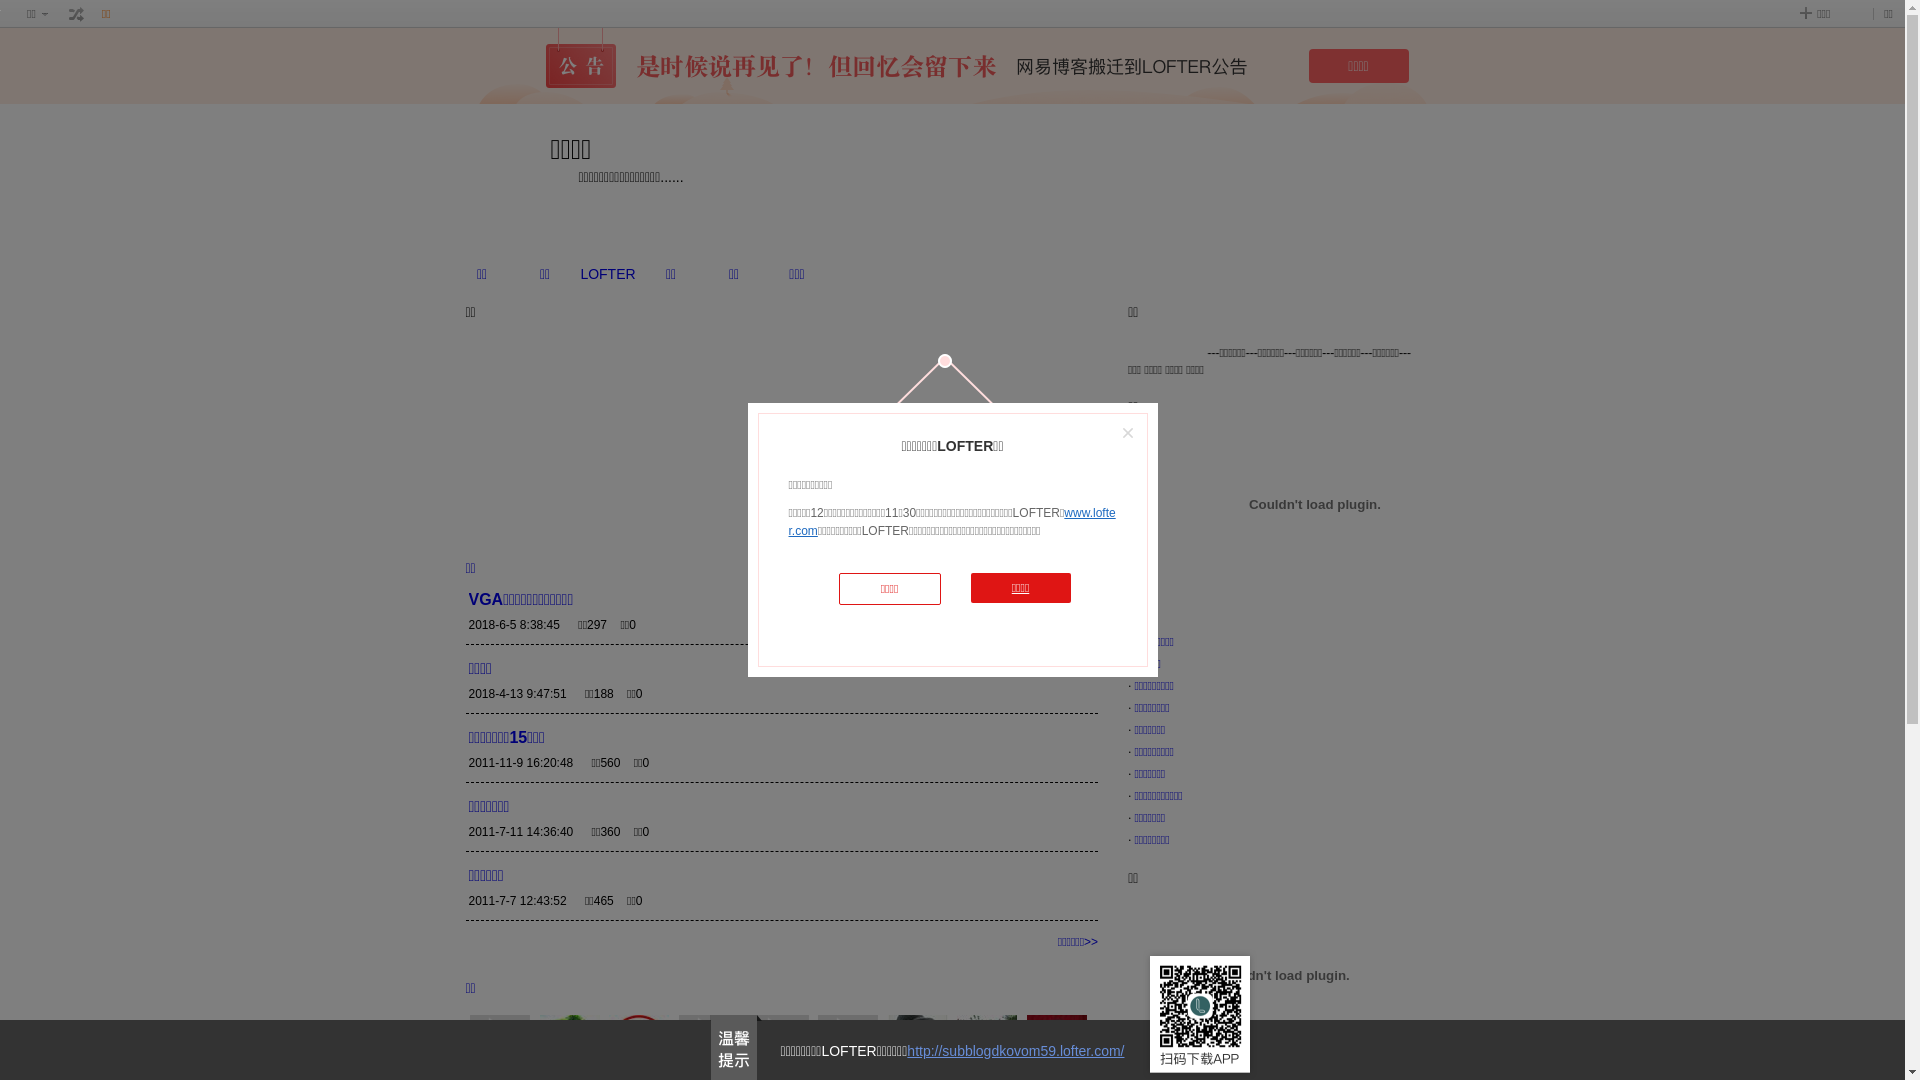 This screenshot has width=1920, height=1080. Describe the element at coordinates (76, 14) in the screenshot. I see `' '` at that location.